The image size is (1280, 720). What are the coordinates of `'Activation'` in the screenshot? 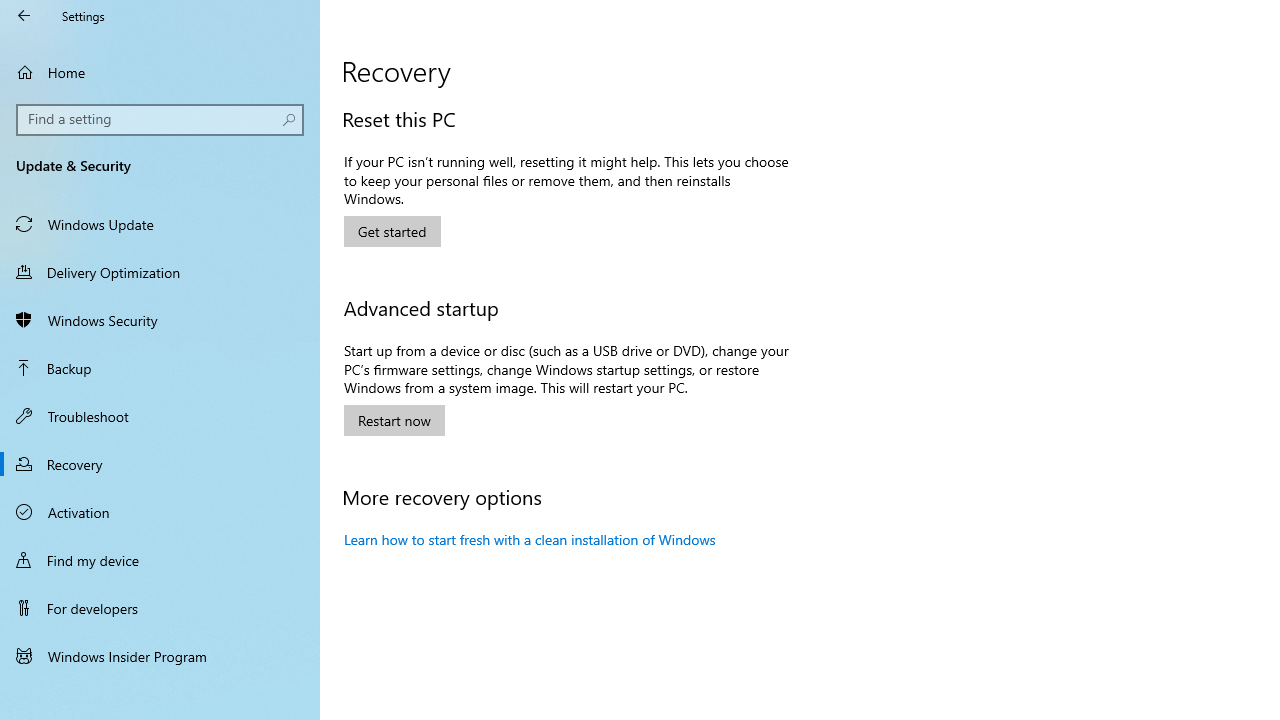 It's located at (160, 510).